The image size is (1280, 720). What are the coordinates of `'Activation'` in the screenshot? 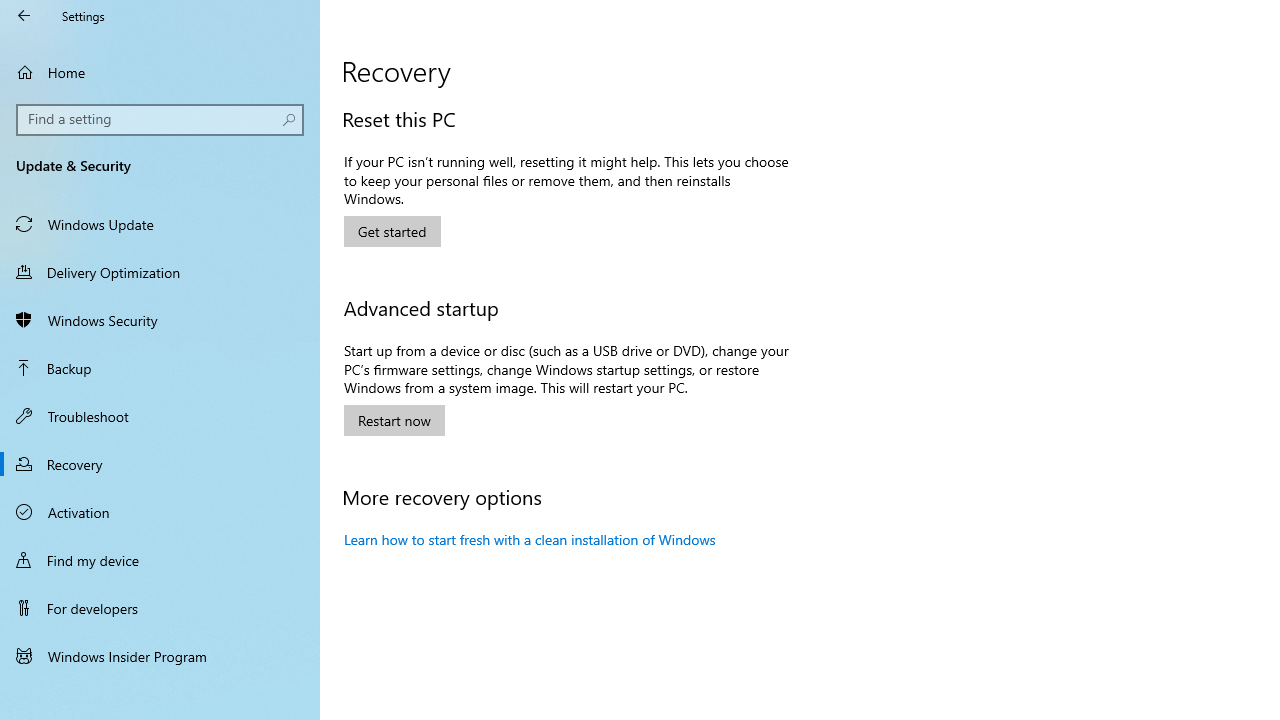 It's located at (160, 510).